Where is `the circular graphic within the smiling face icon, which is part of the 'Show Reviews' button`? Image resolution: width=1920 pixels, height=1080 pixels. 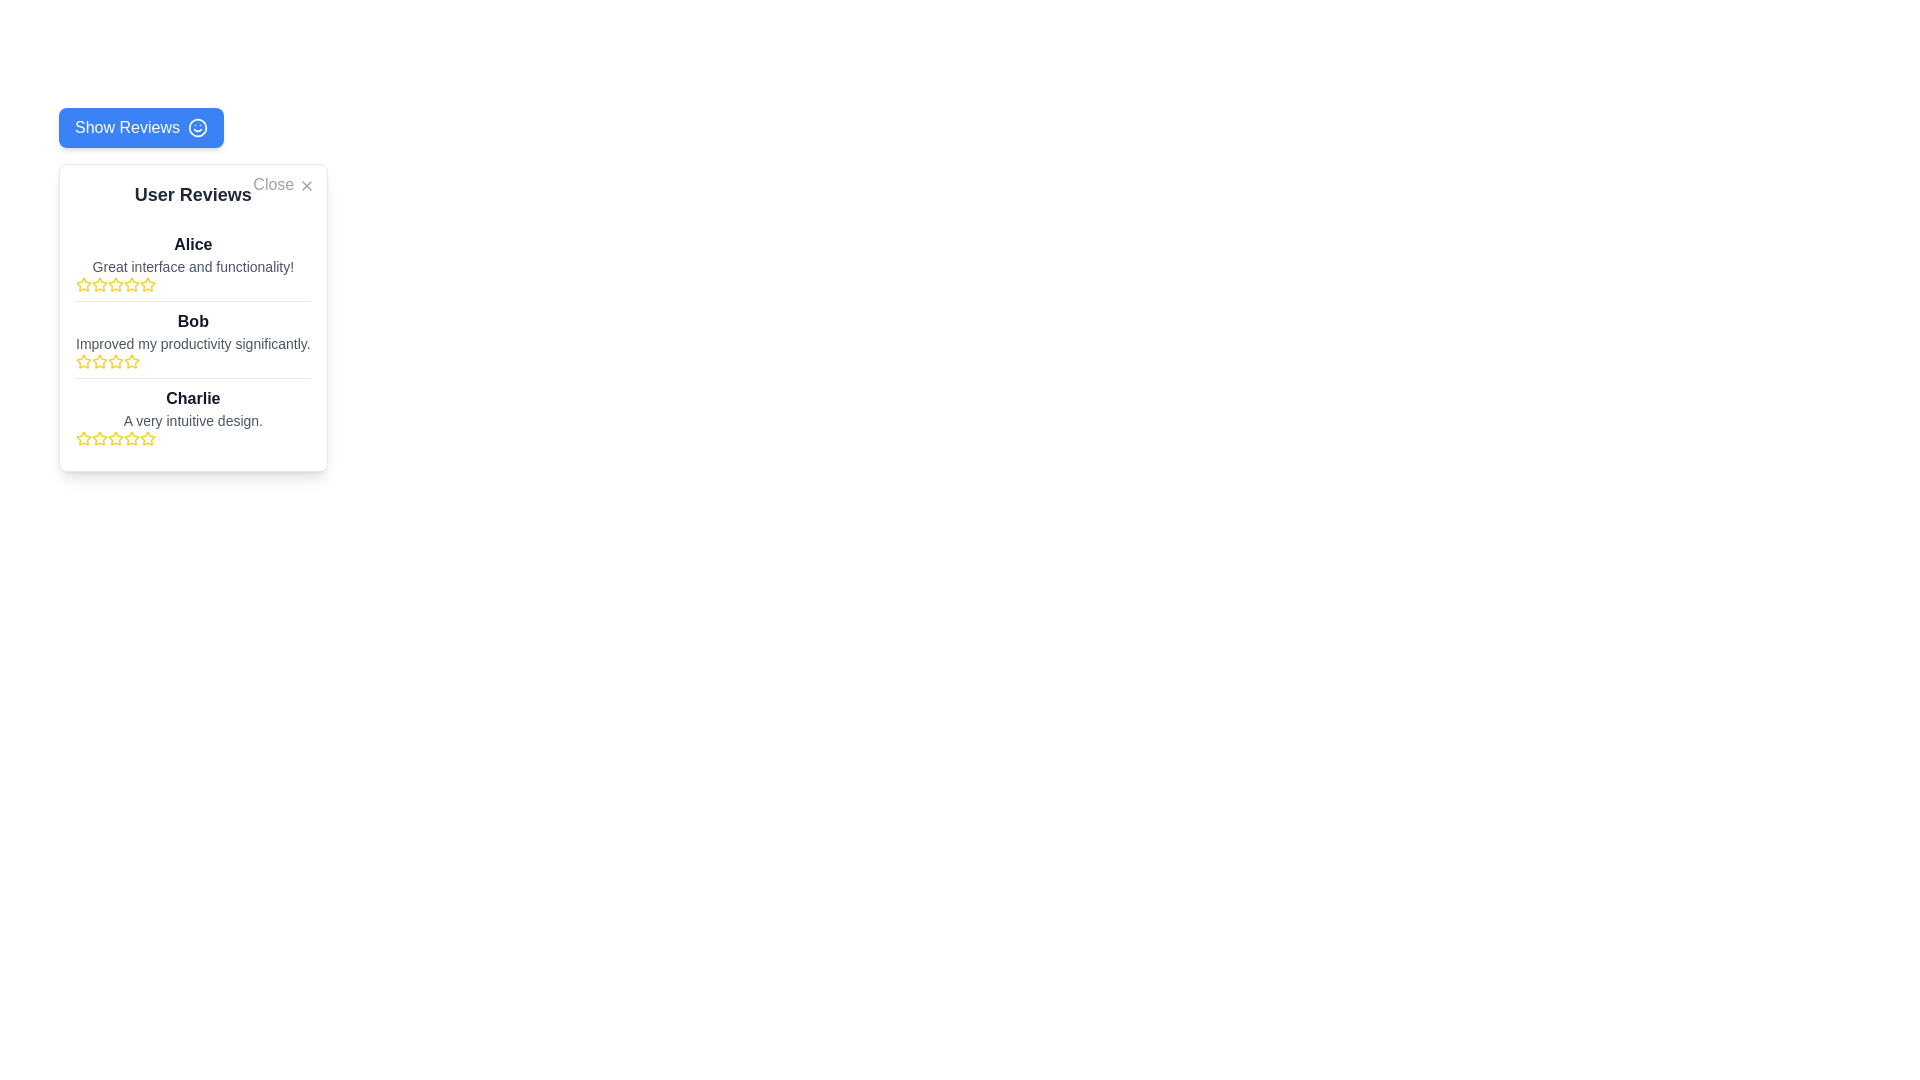 the circular graphic within the smiling face icon, which is part of the 'Show Reviews' button is located at coordinates (197, 127).